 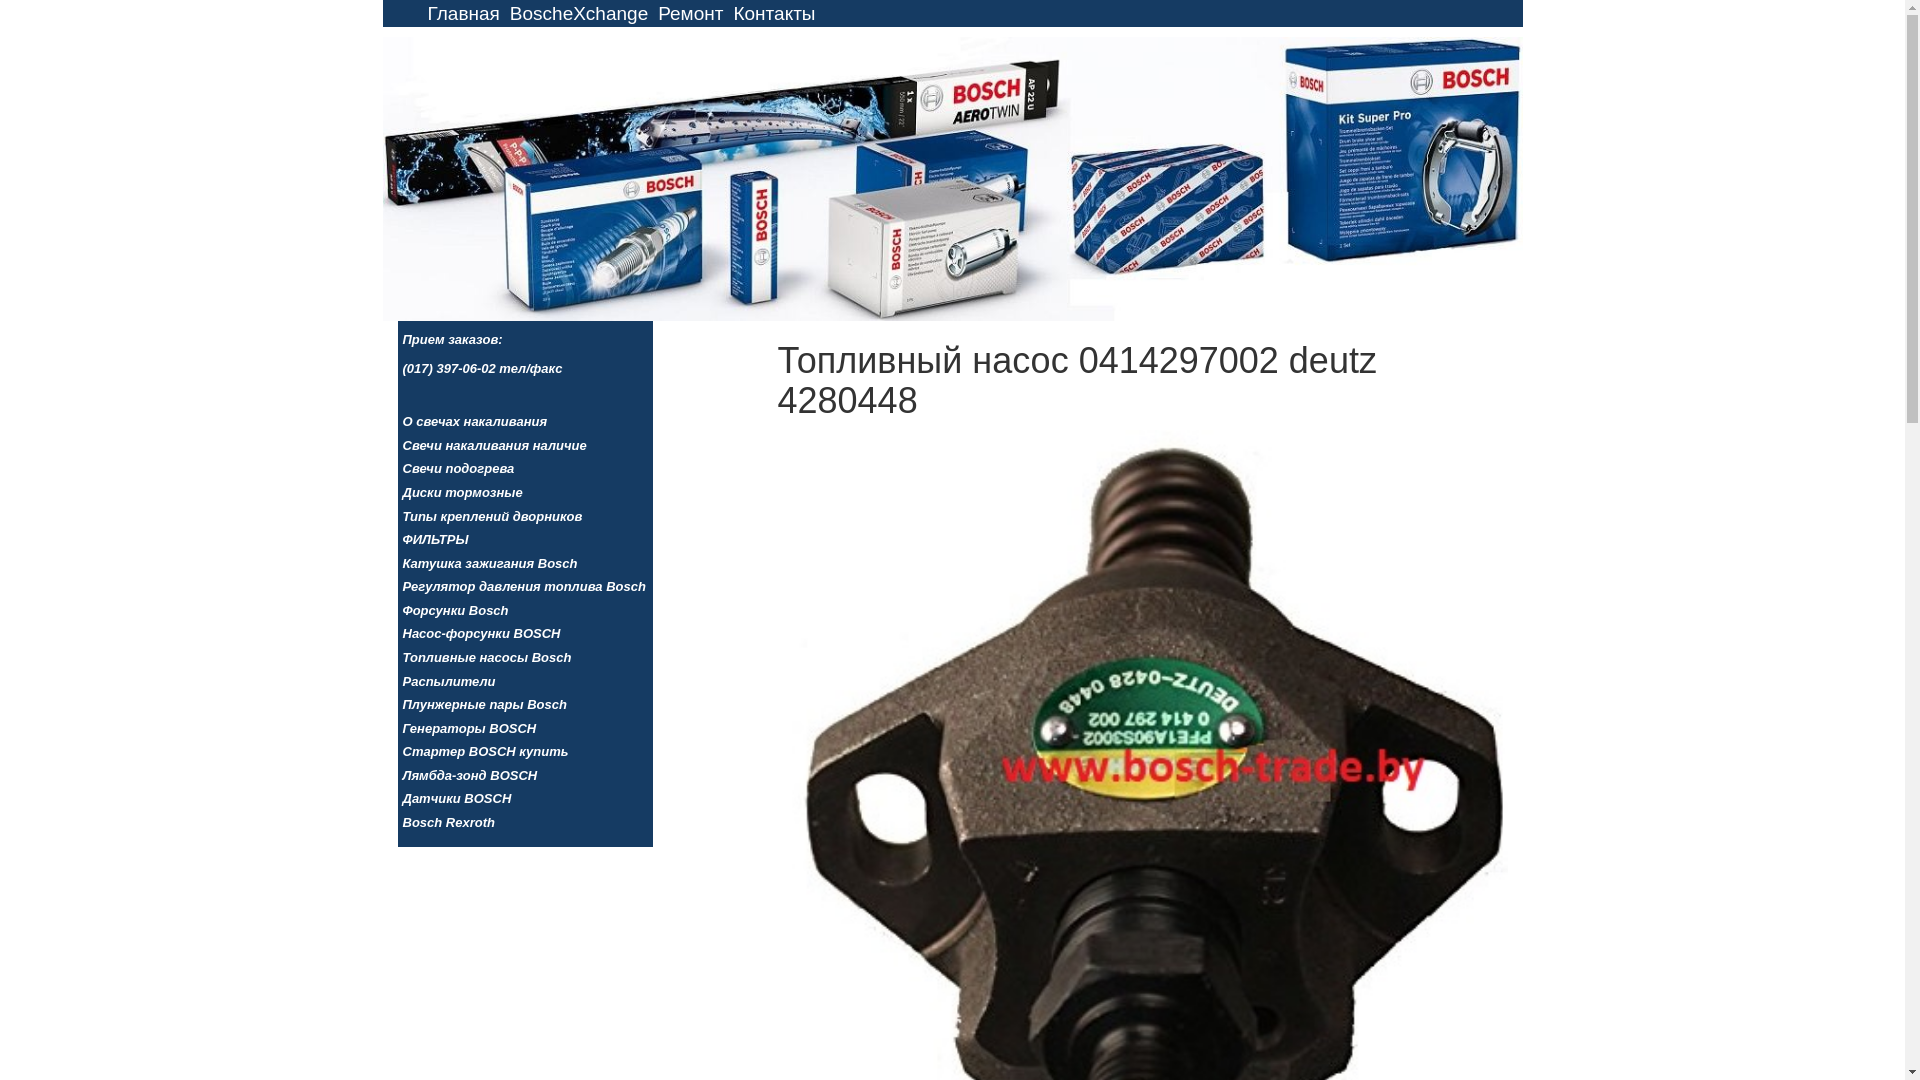 What do you see at coordinates (401, 823) in the screenshot?
I see `'Bosch Rexroth'` at bounding box center [401, 823].